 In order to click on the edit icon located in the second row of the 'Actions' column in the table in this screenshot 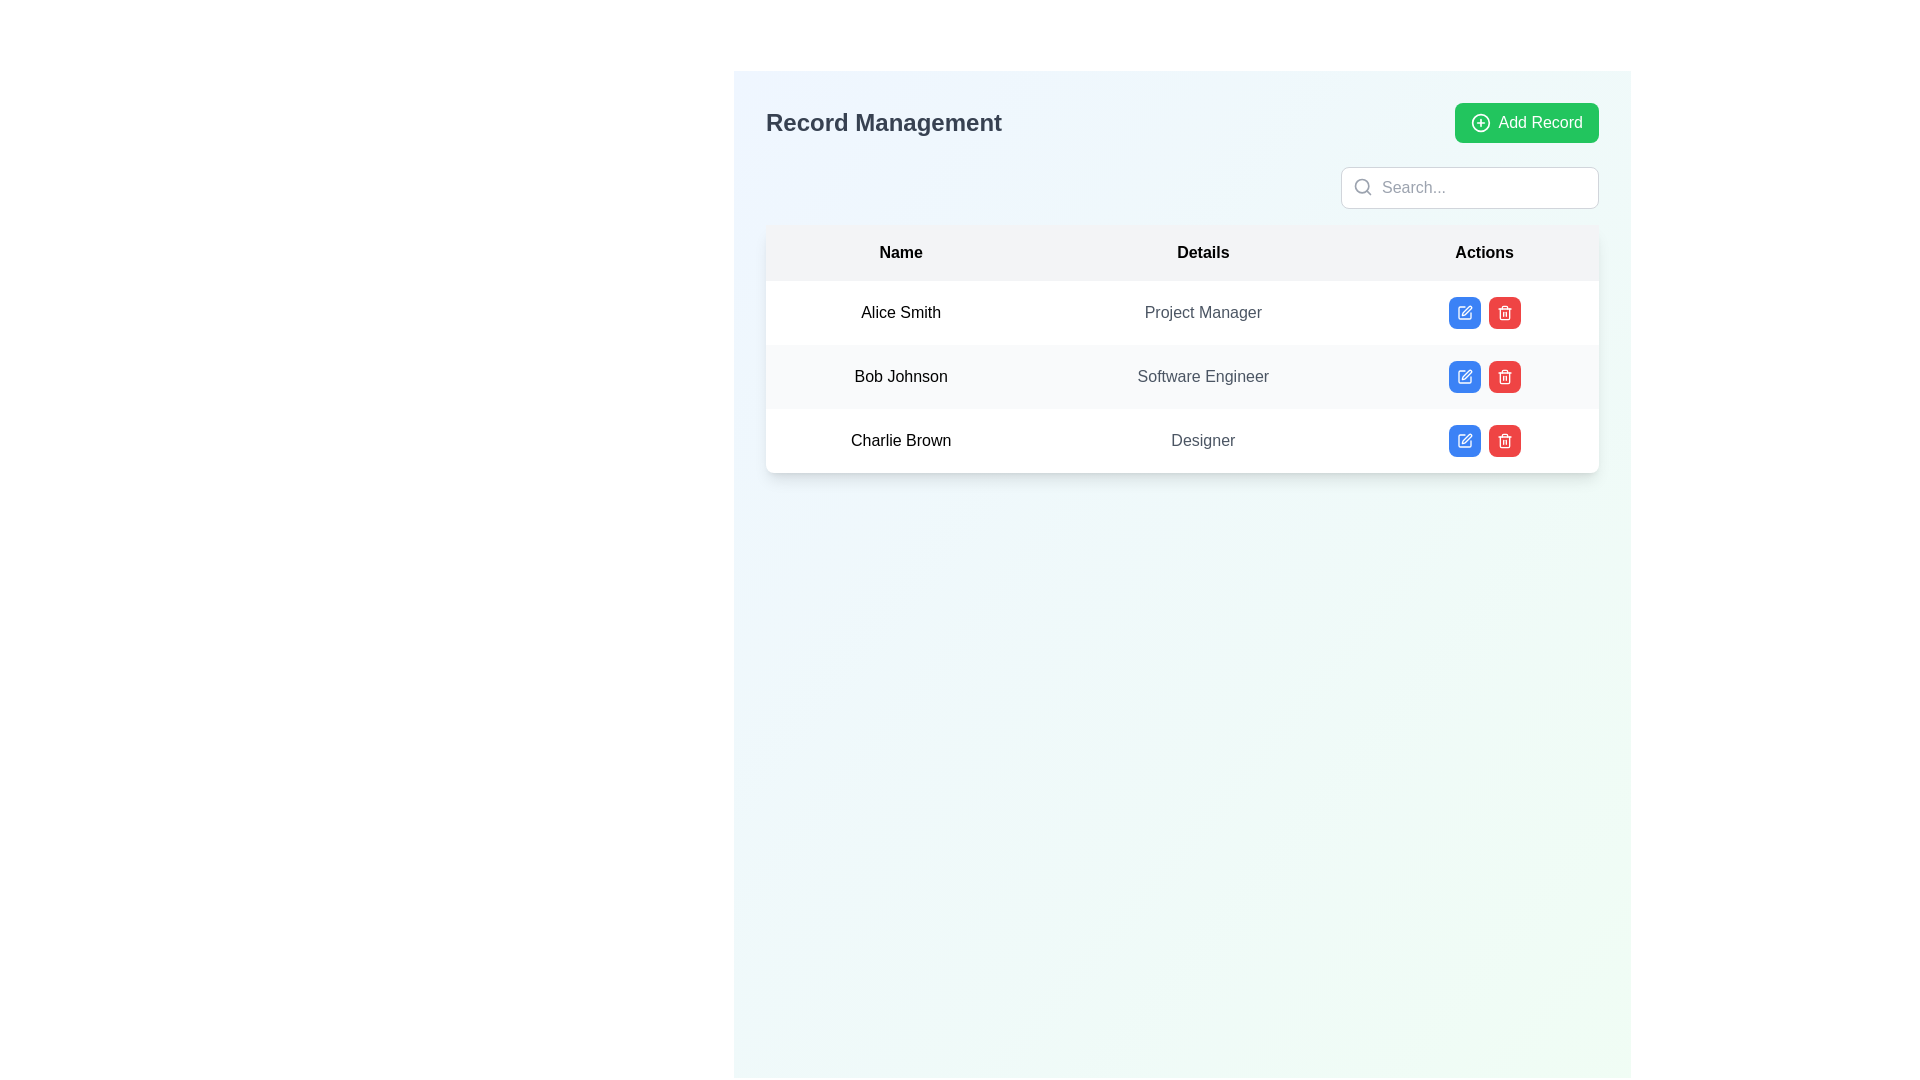, I will do `click(1464, 377)`.